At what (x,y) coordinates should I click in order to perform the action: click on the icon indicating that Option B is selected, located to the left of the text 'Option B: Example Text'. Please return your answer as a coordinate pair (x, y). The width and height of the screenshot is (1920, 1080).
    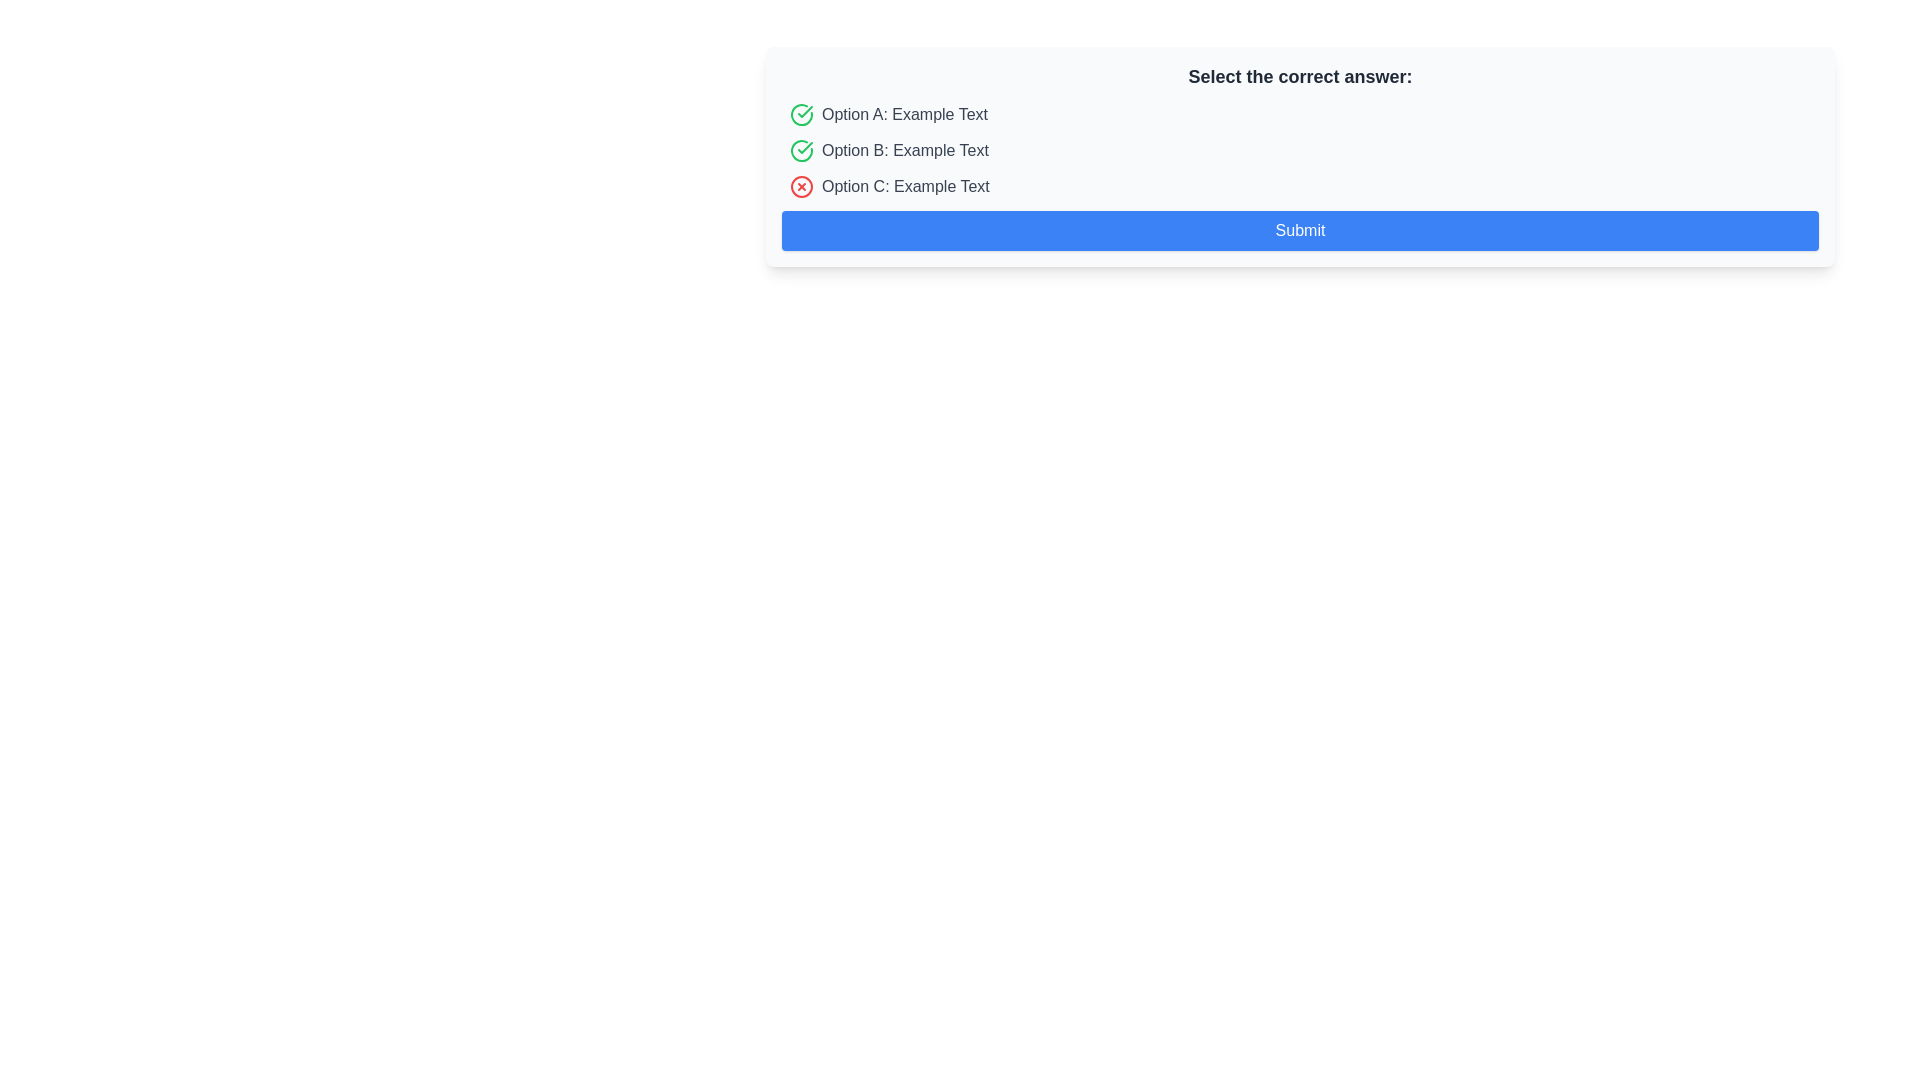
    Looking at the image, I should click on (801, 149).